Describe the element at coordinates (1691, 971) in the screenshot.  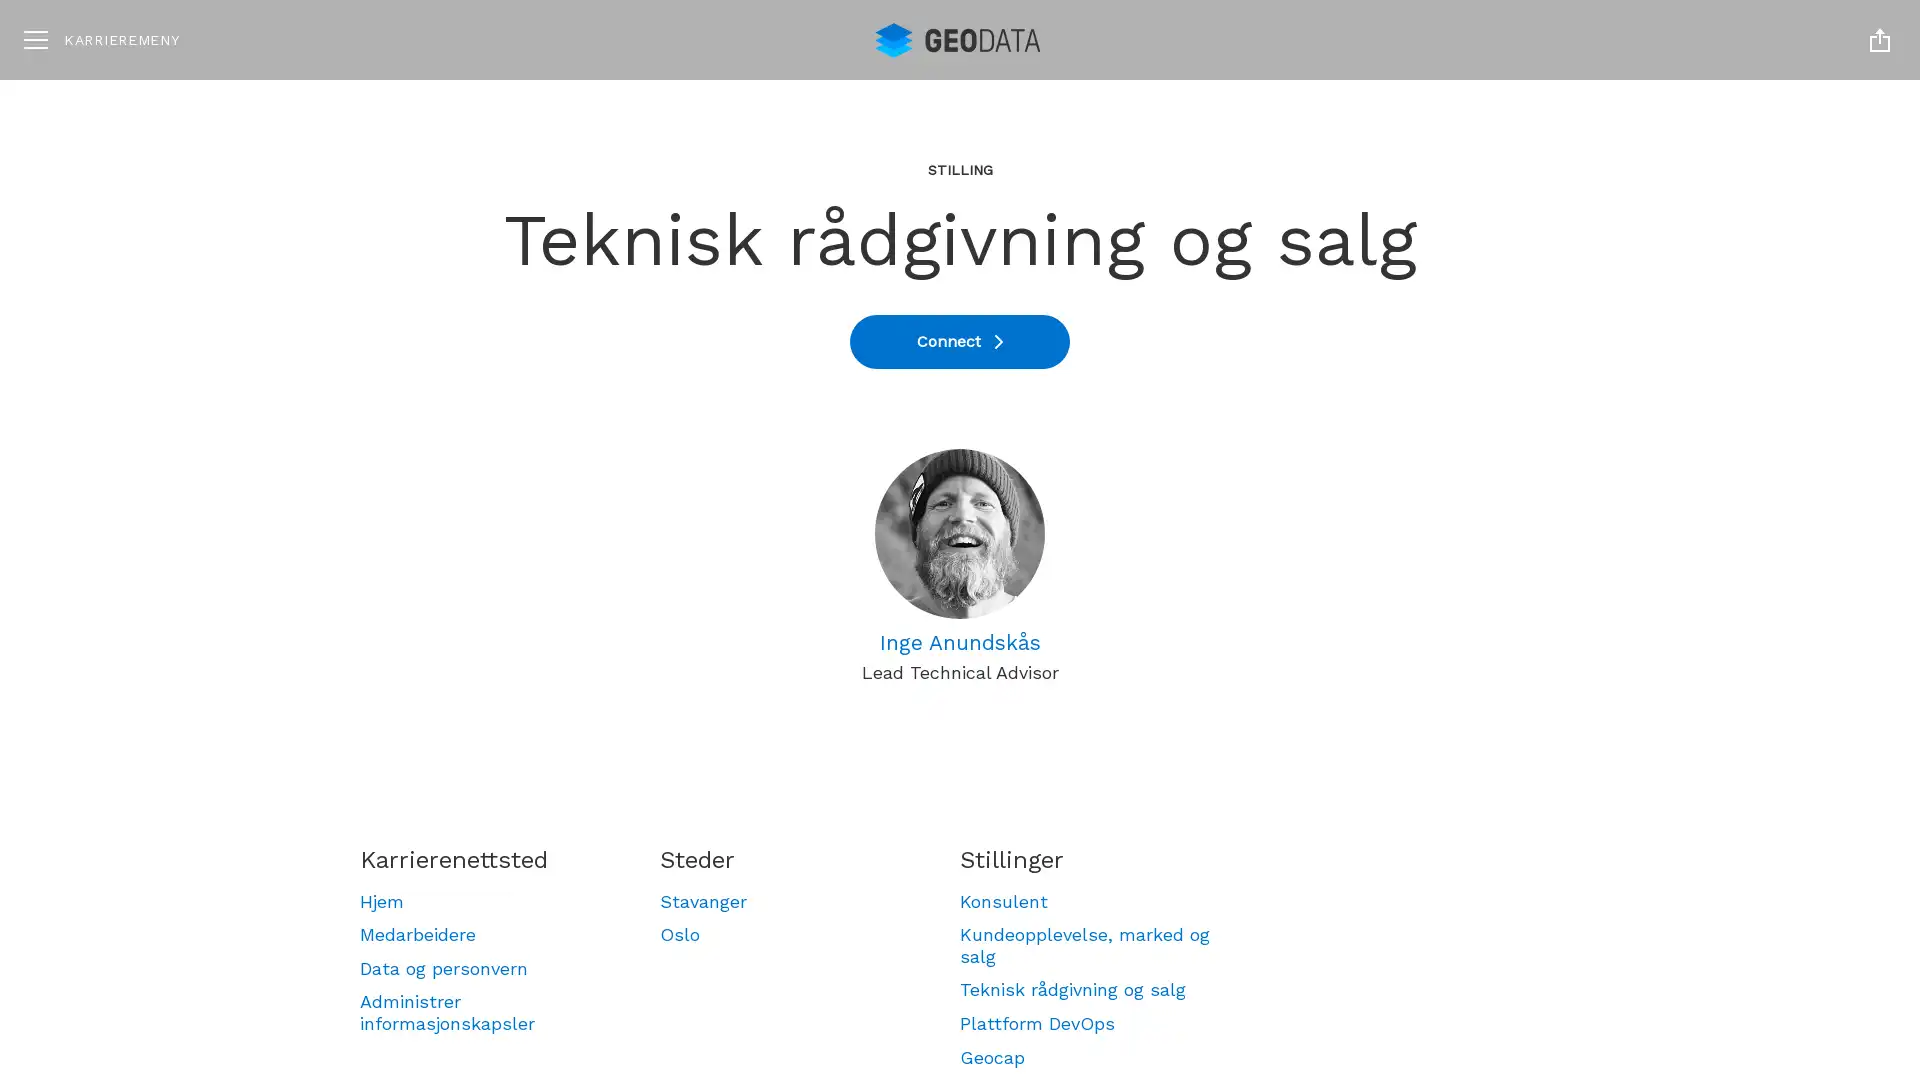
I see `Preferanser for informasjonskapsler` at that location.